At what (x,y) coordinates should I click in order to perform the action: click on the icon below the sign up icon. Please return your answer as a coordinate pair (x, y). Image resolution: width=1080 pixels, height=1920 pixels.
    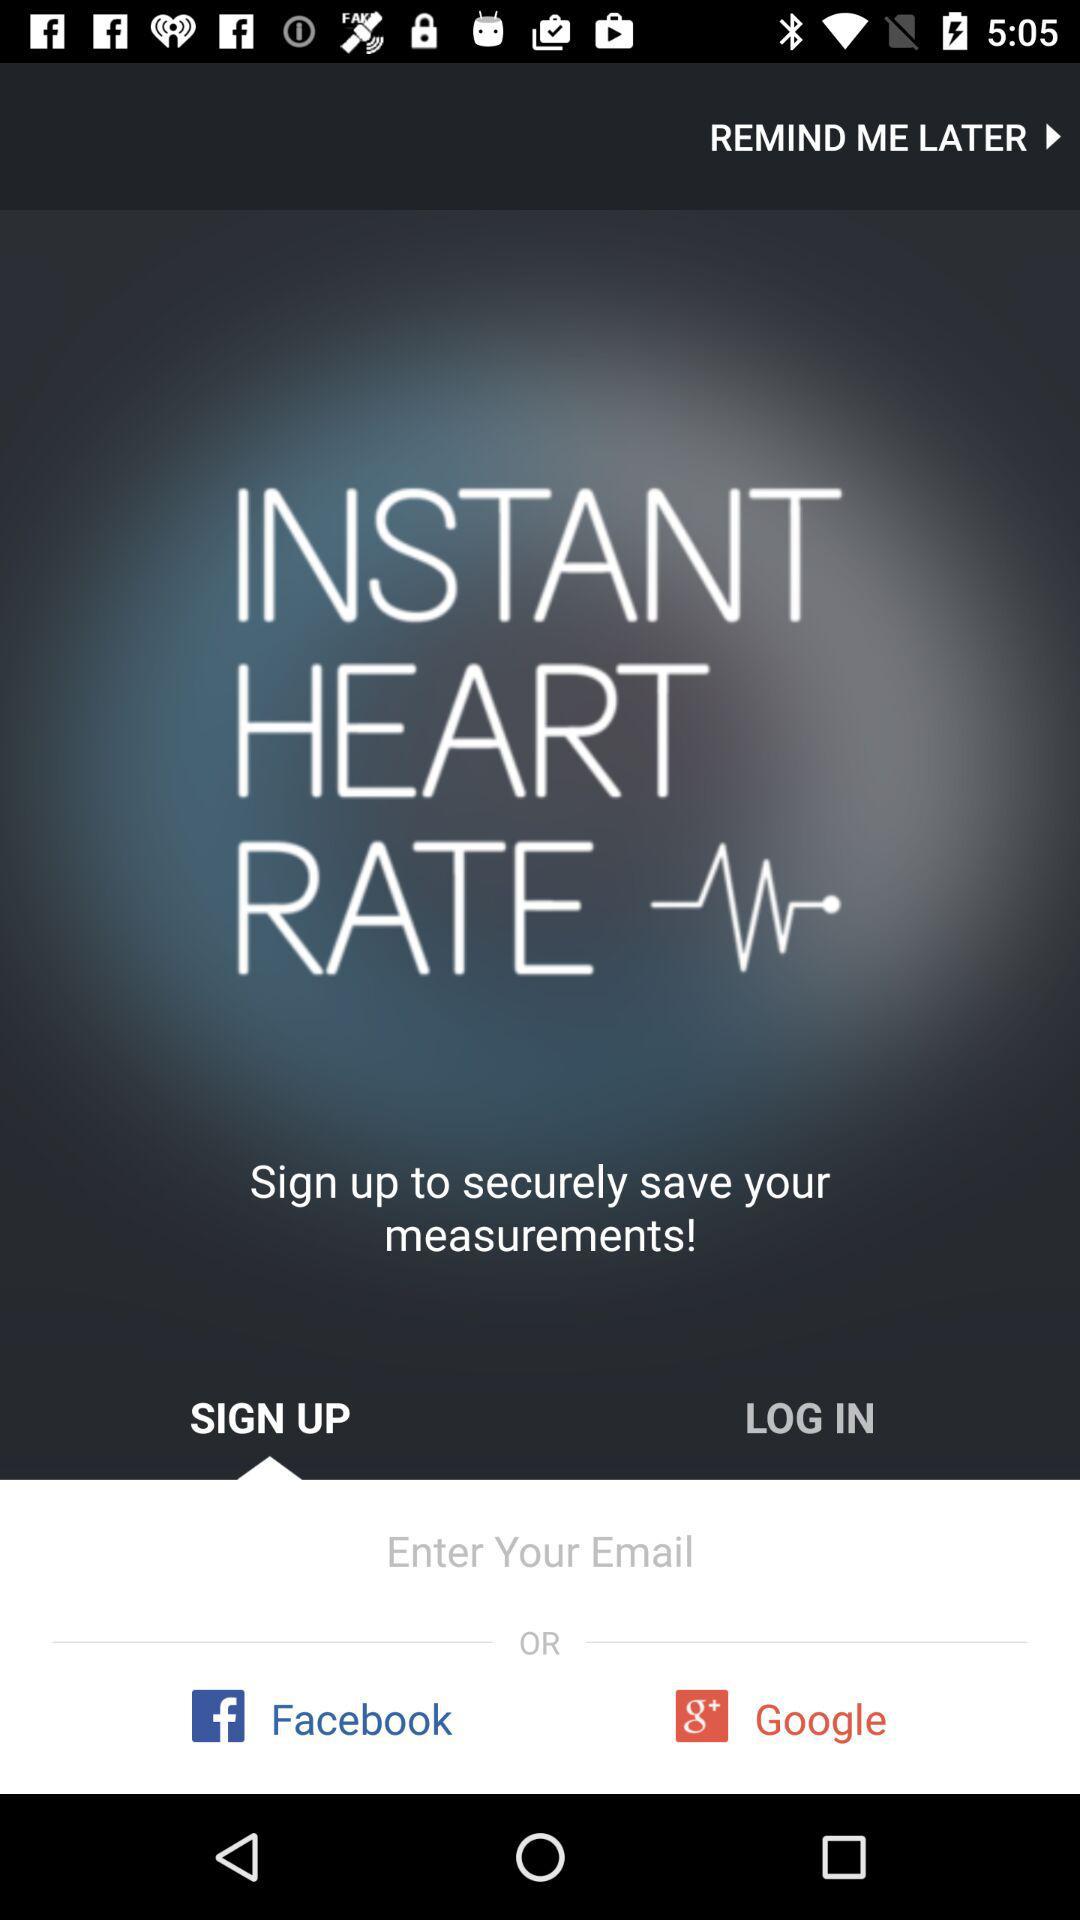
    Looking at the image, I should click on (540, 1549).